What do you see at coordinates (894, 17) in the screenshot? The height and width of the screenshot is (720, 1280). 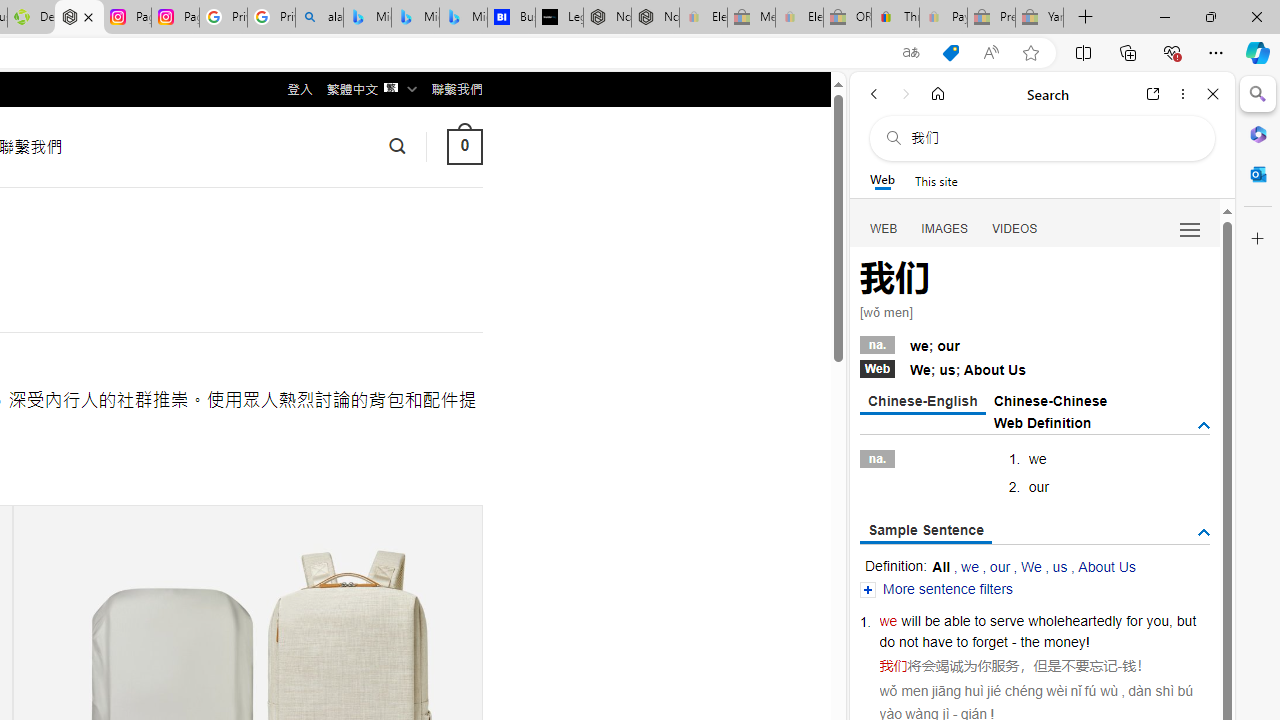 I see `'Threats and offensive language policy | eBay'` at bounding box center [894, 17].